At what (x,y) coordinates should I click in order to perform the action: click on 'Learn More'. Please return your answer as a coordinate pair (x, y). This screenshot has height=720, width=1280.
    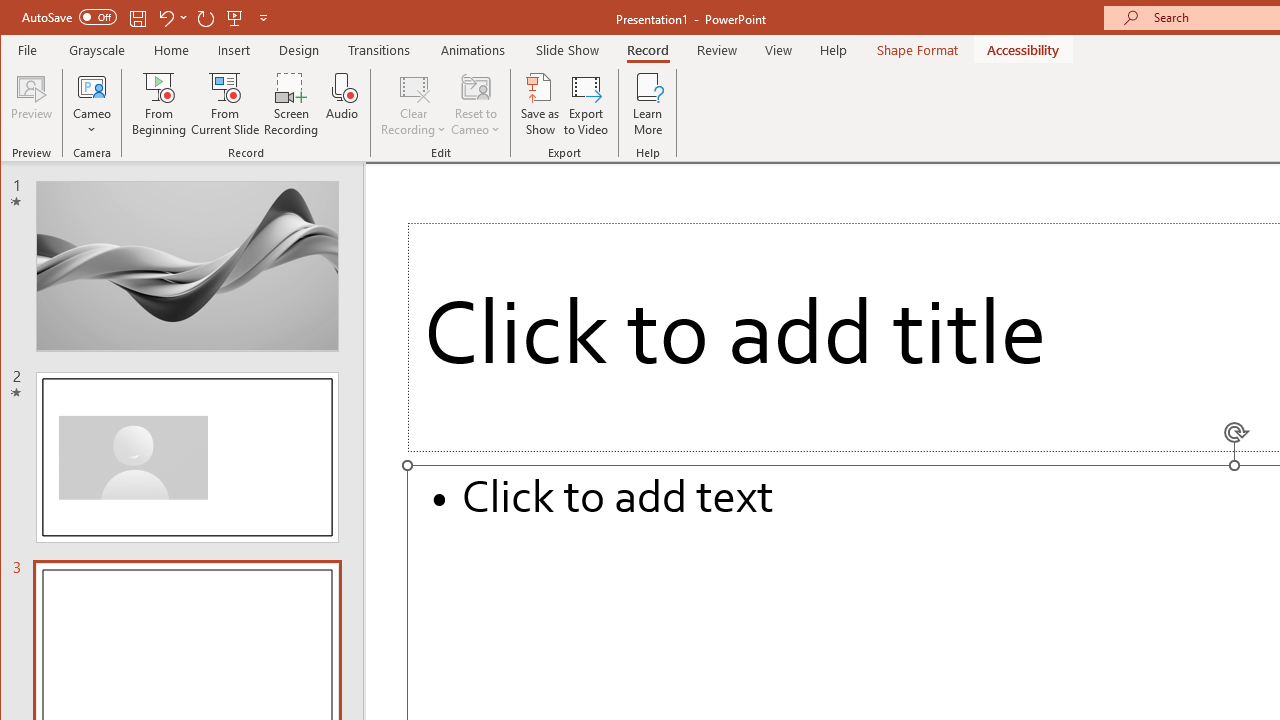
    Looking at the image, I should click on (648, 104).